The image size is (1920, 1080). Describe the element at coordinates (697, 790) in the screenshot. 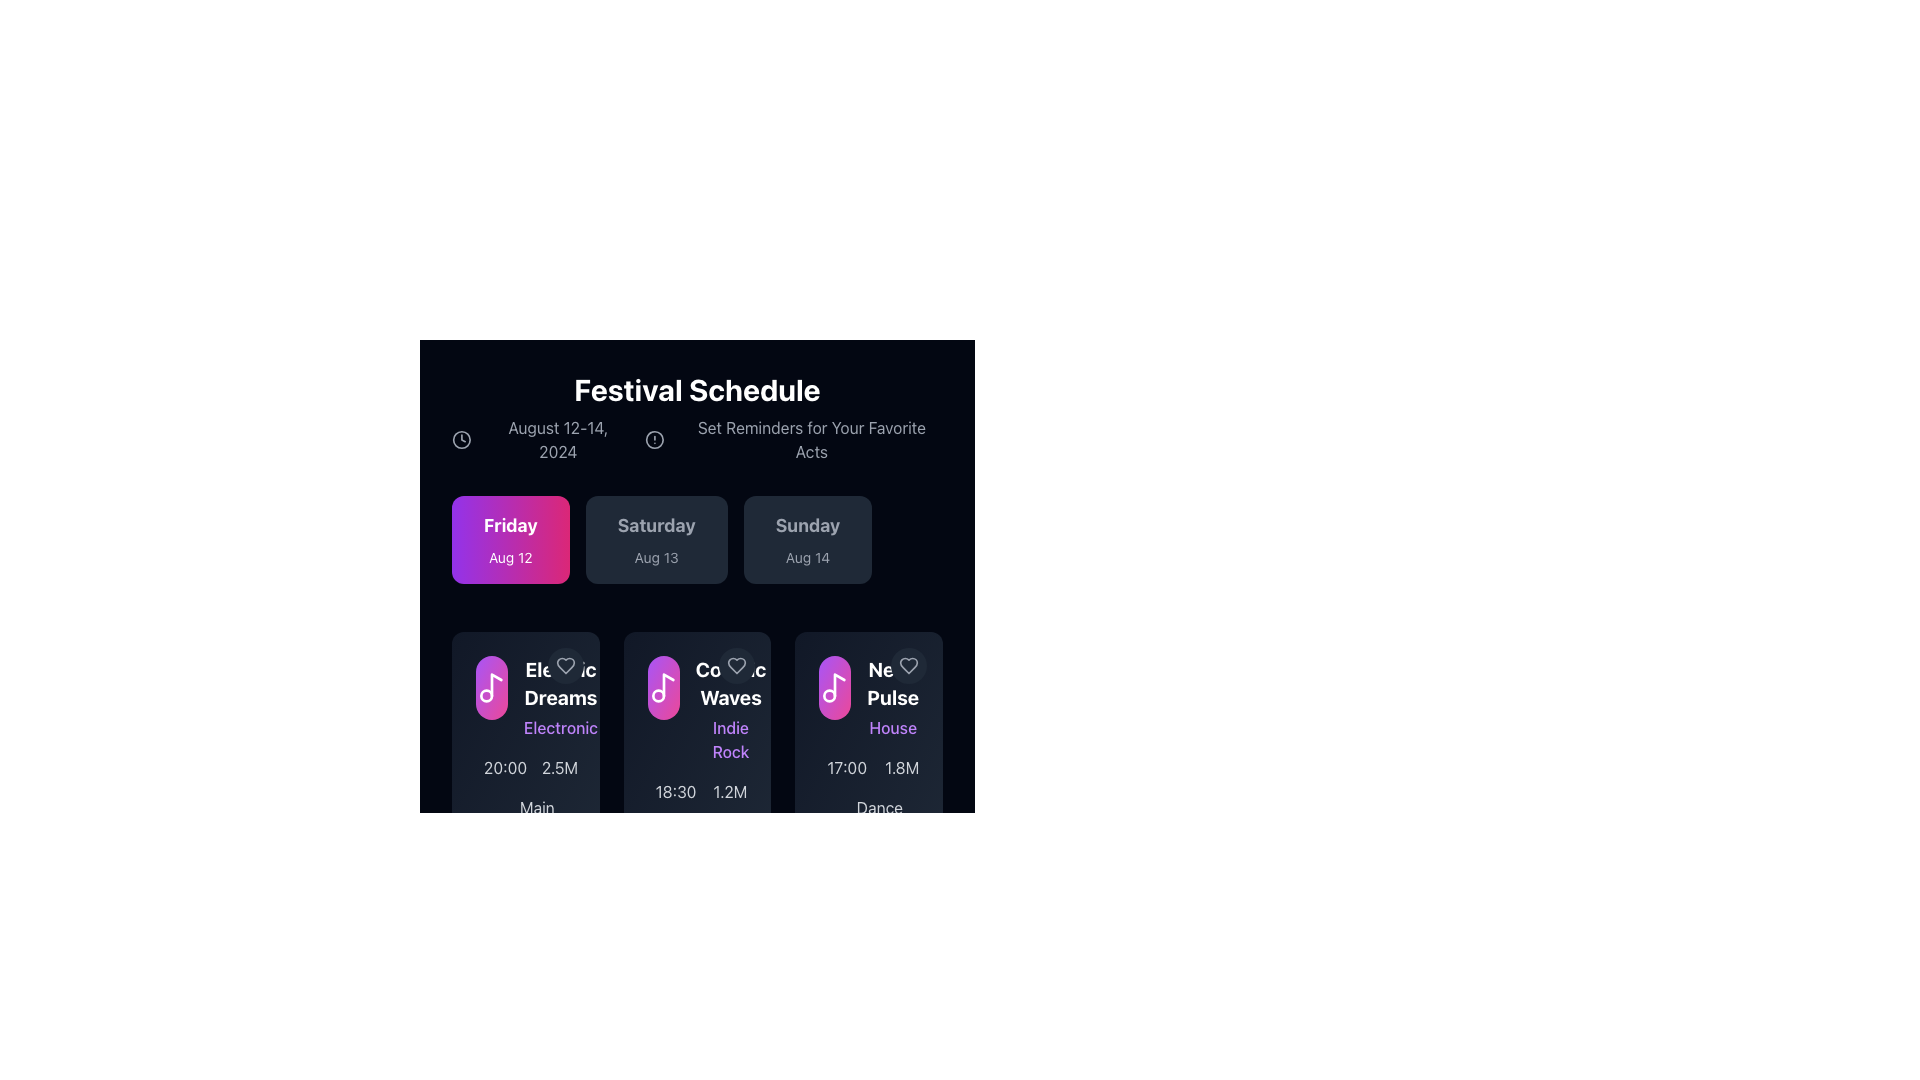

I see `Informational display block showing the time '18:30' and the metric '1.2M' for the event 'Cosmic Waves', located below 'Indie Rock' and above 'Sunset Stage'` at that location.